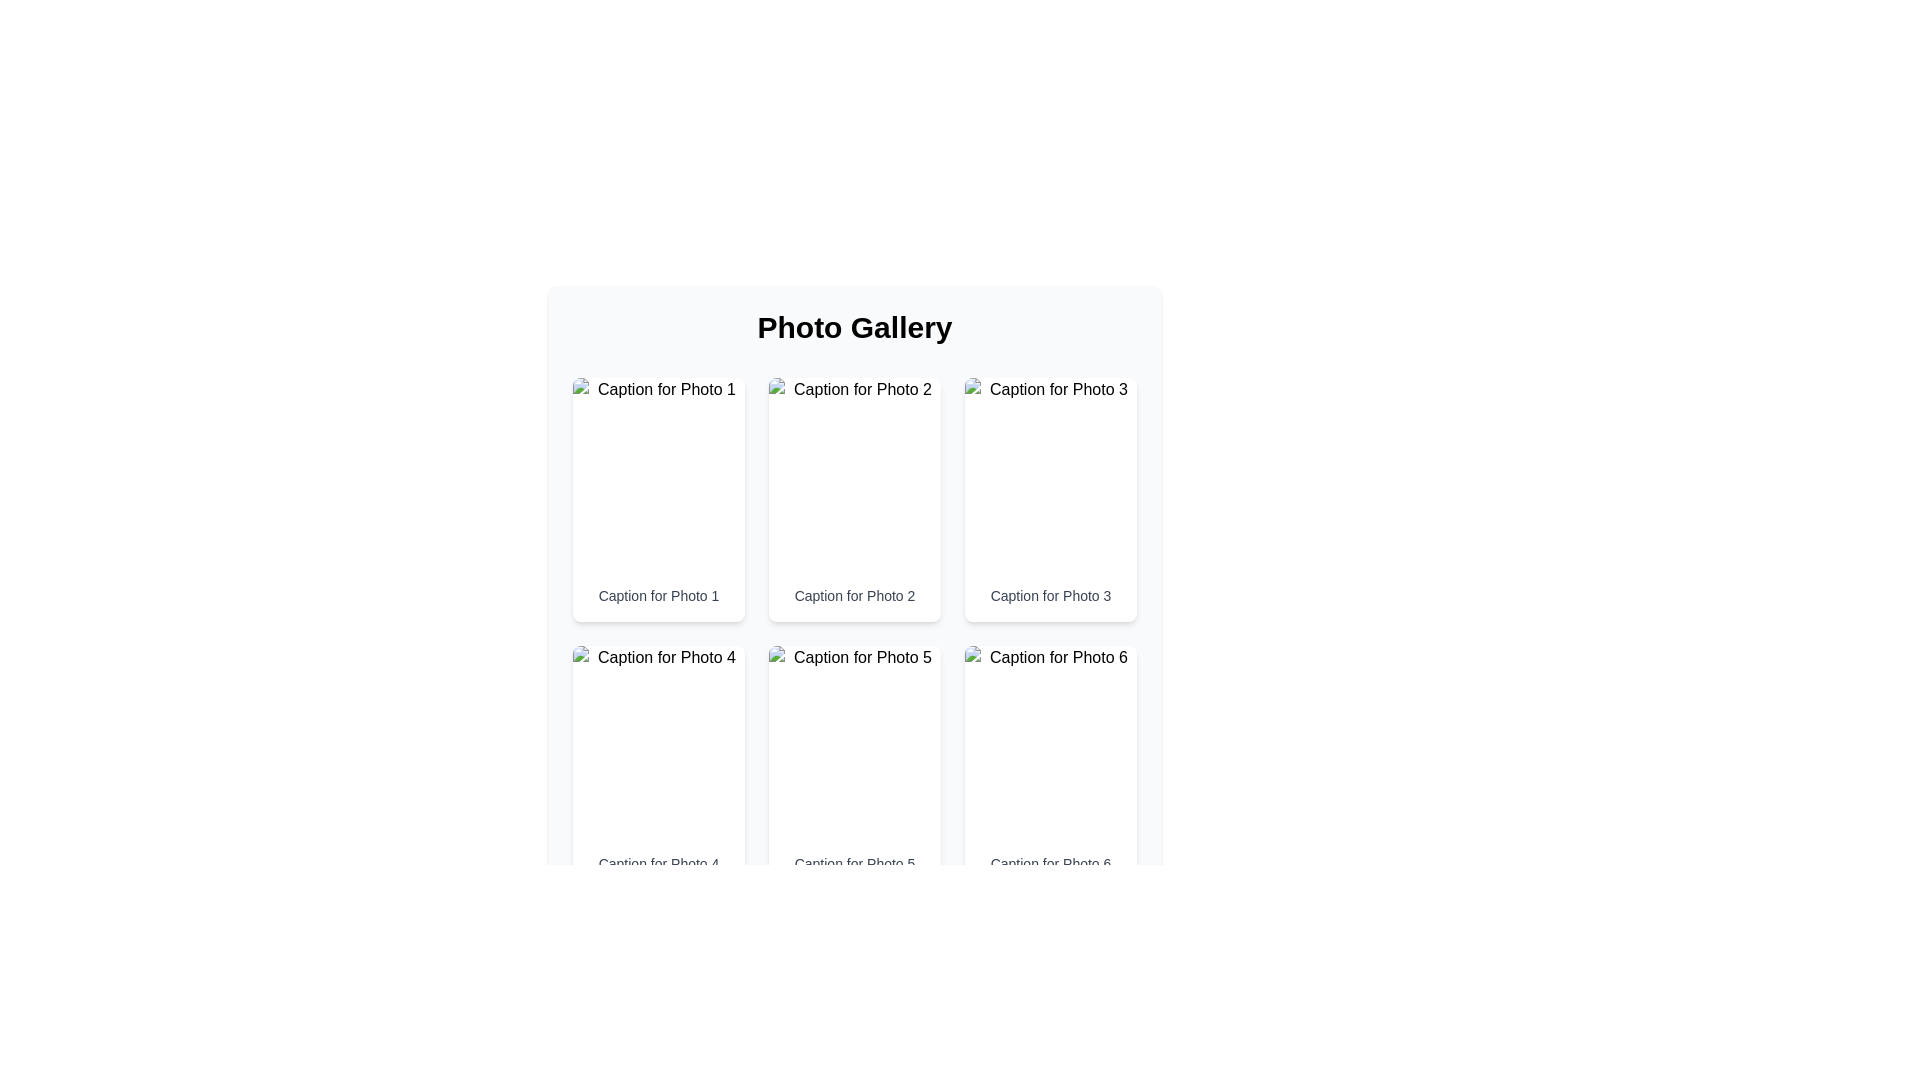  I want to click on the text element that reads 'Caption for Photo 3' in gray, located at the bottom of the third card in the top row of the photo gallery layout, so click(1050, 595).